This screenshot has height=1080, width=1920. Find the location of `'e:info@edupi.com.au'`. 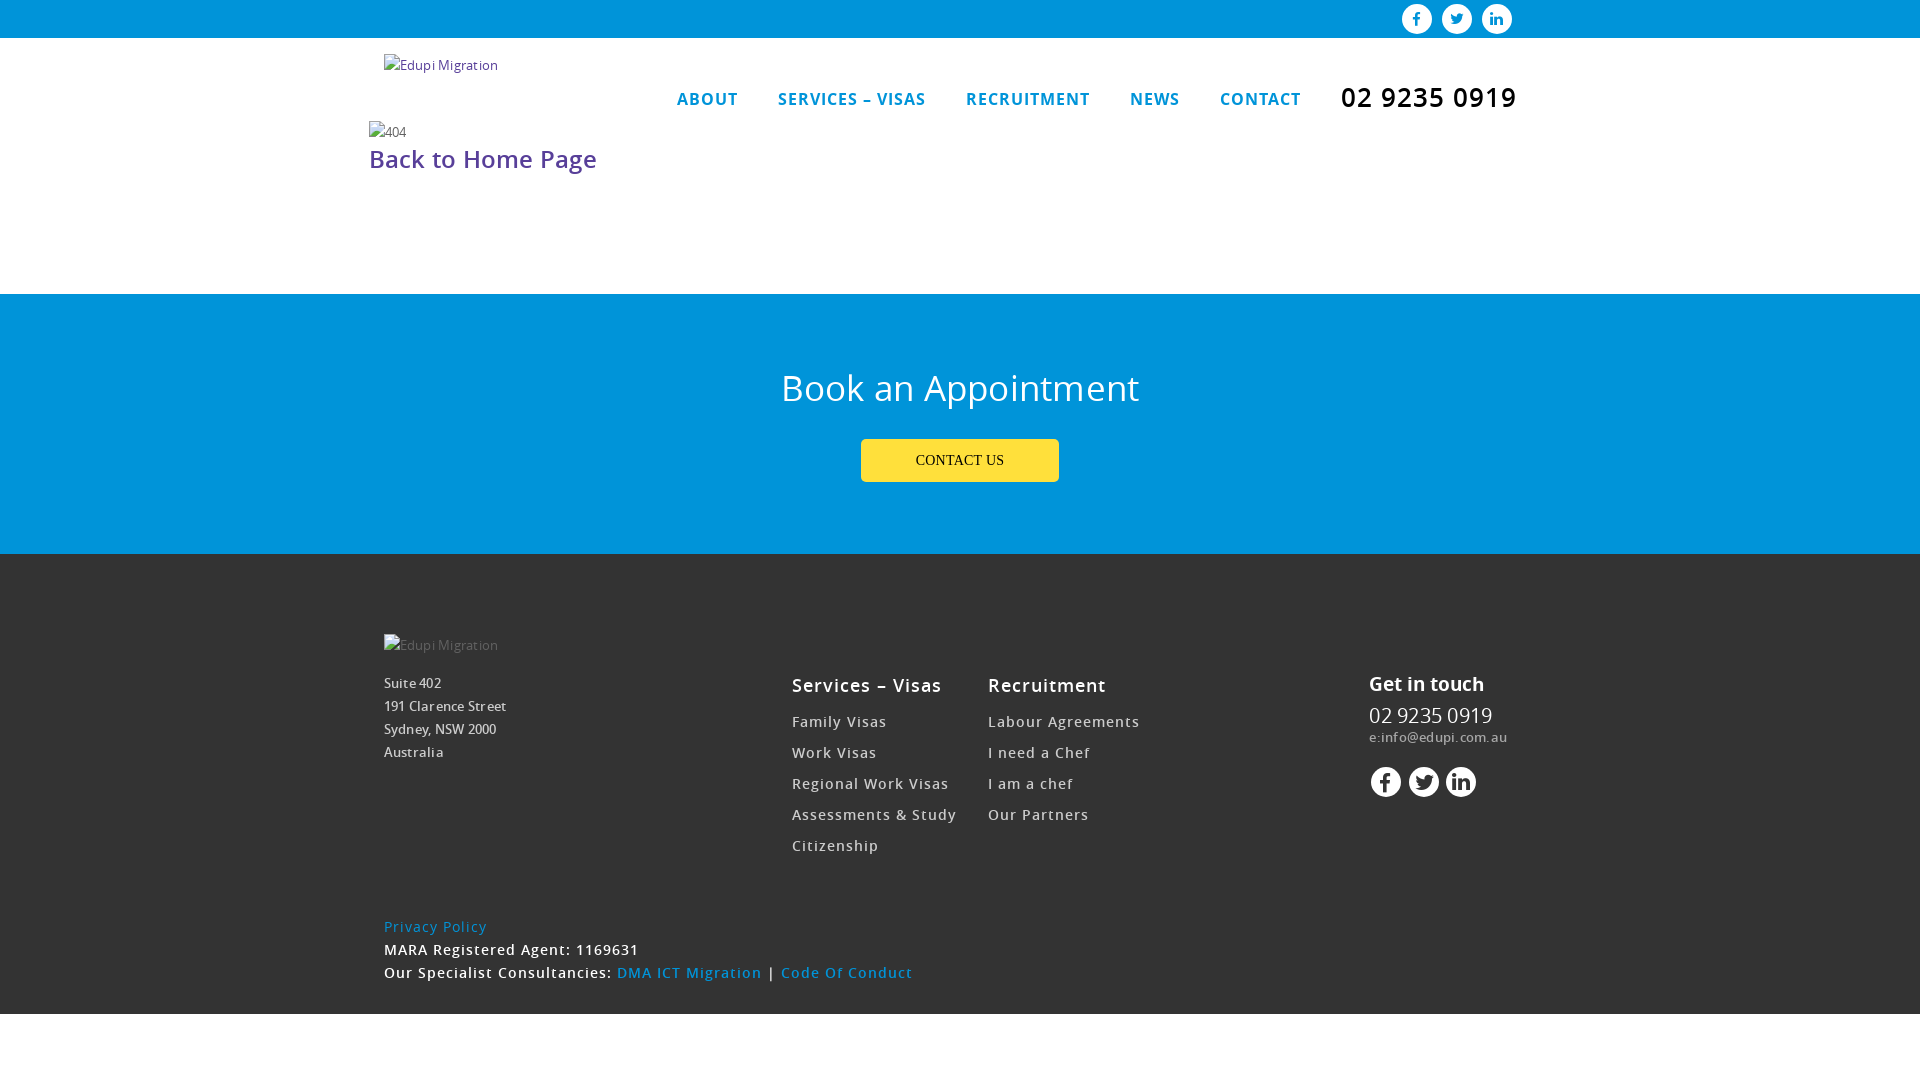

'e:info@edupi.com.au' is located at coordinates (1437, 736).